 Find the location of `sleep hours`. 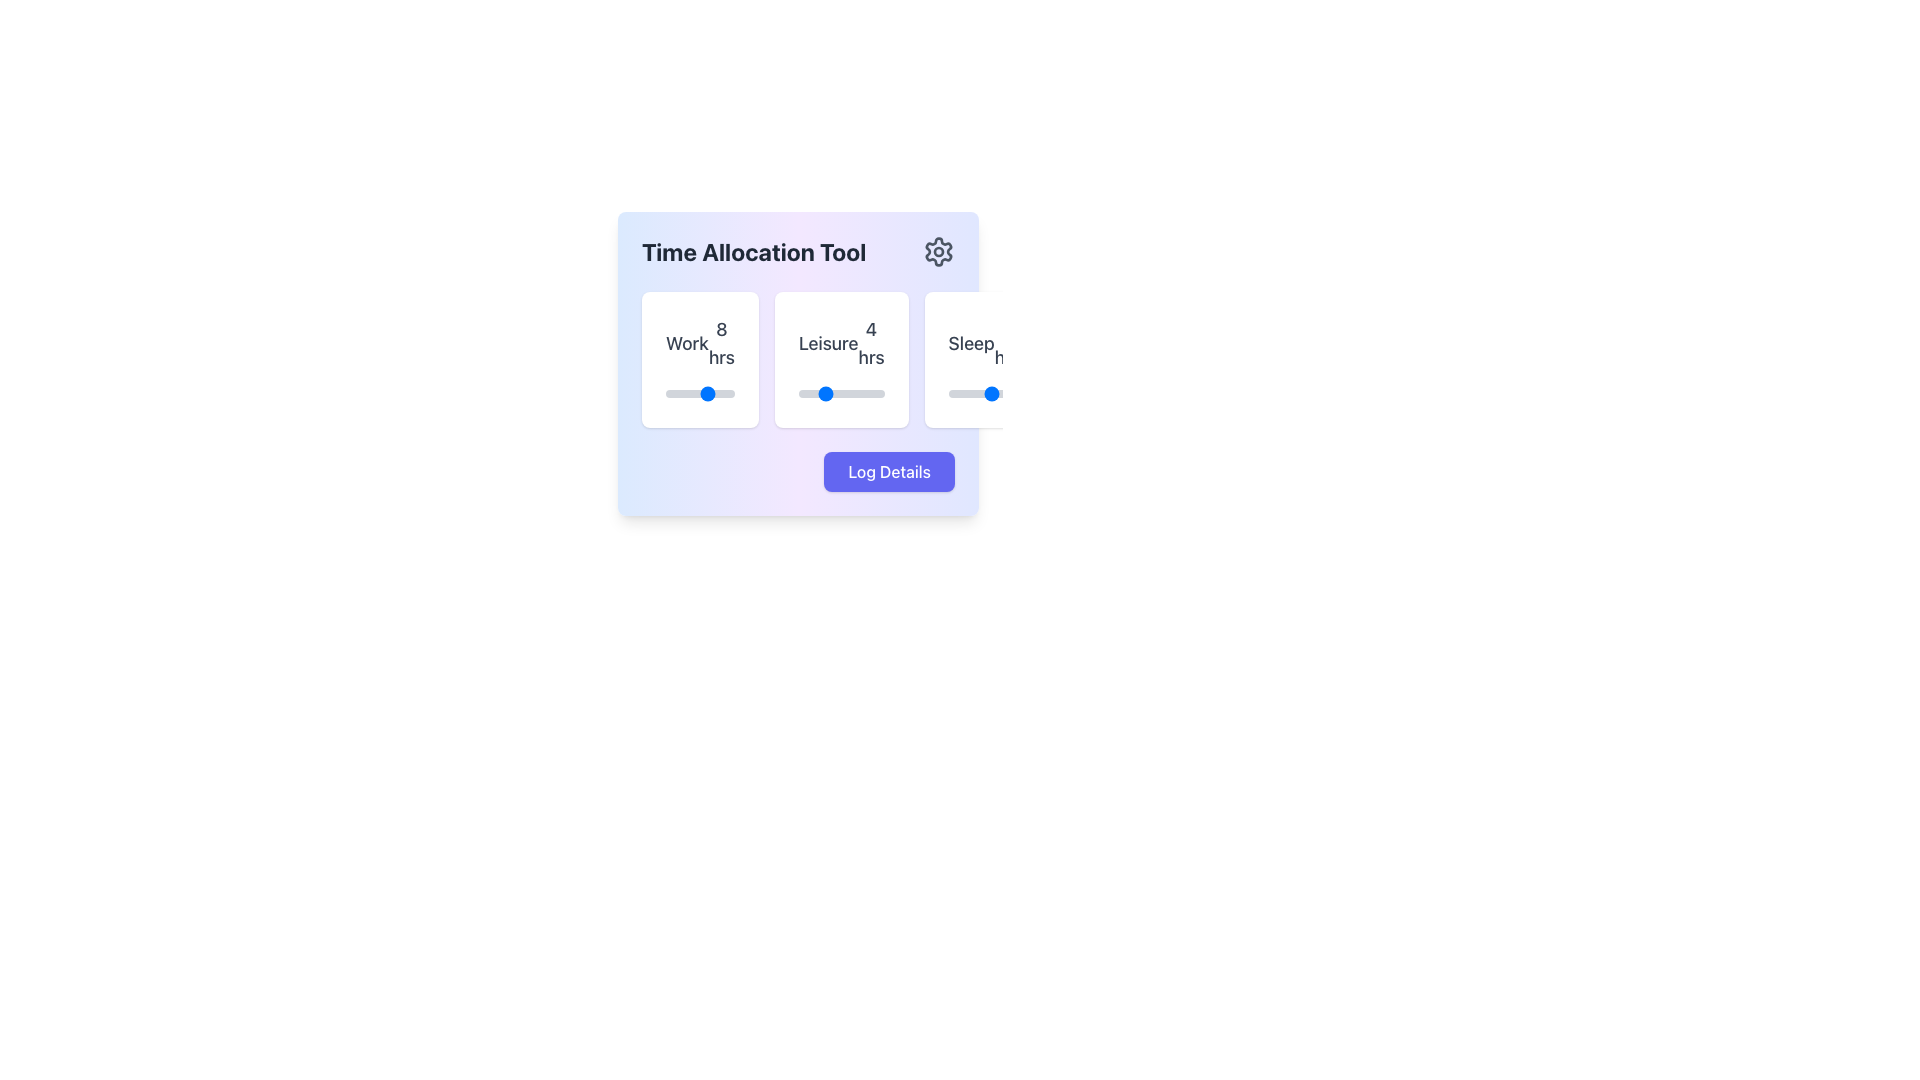

sleep hours is located at coordinates (1007, 393).